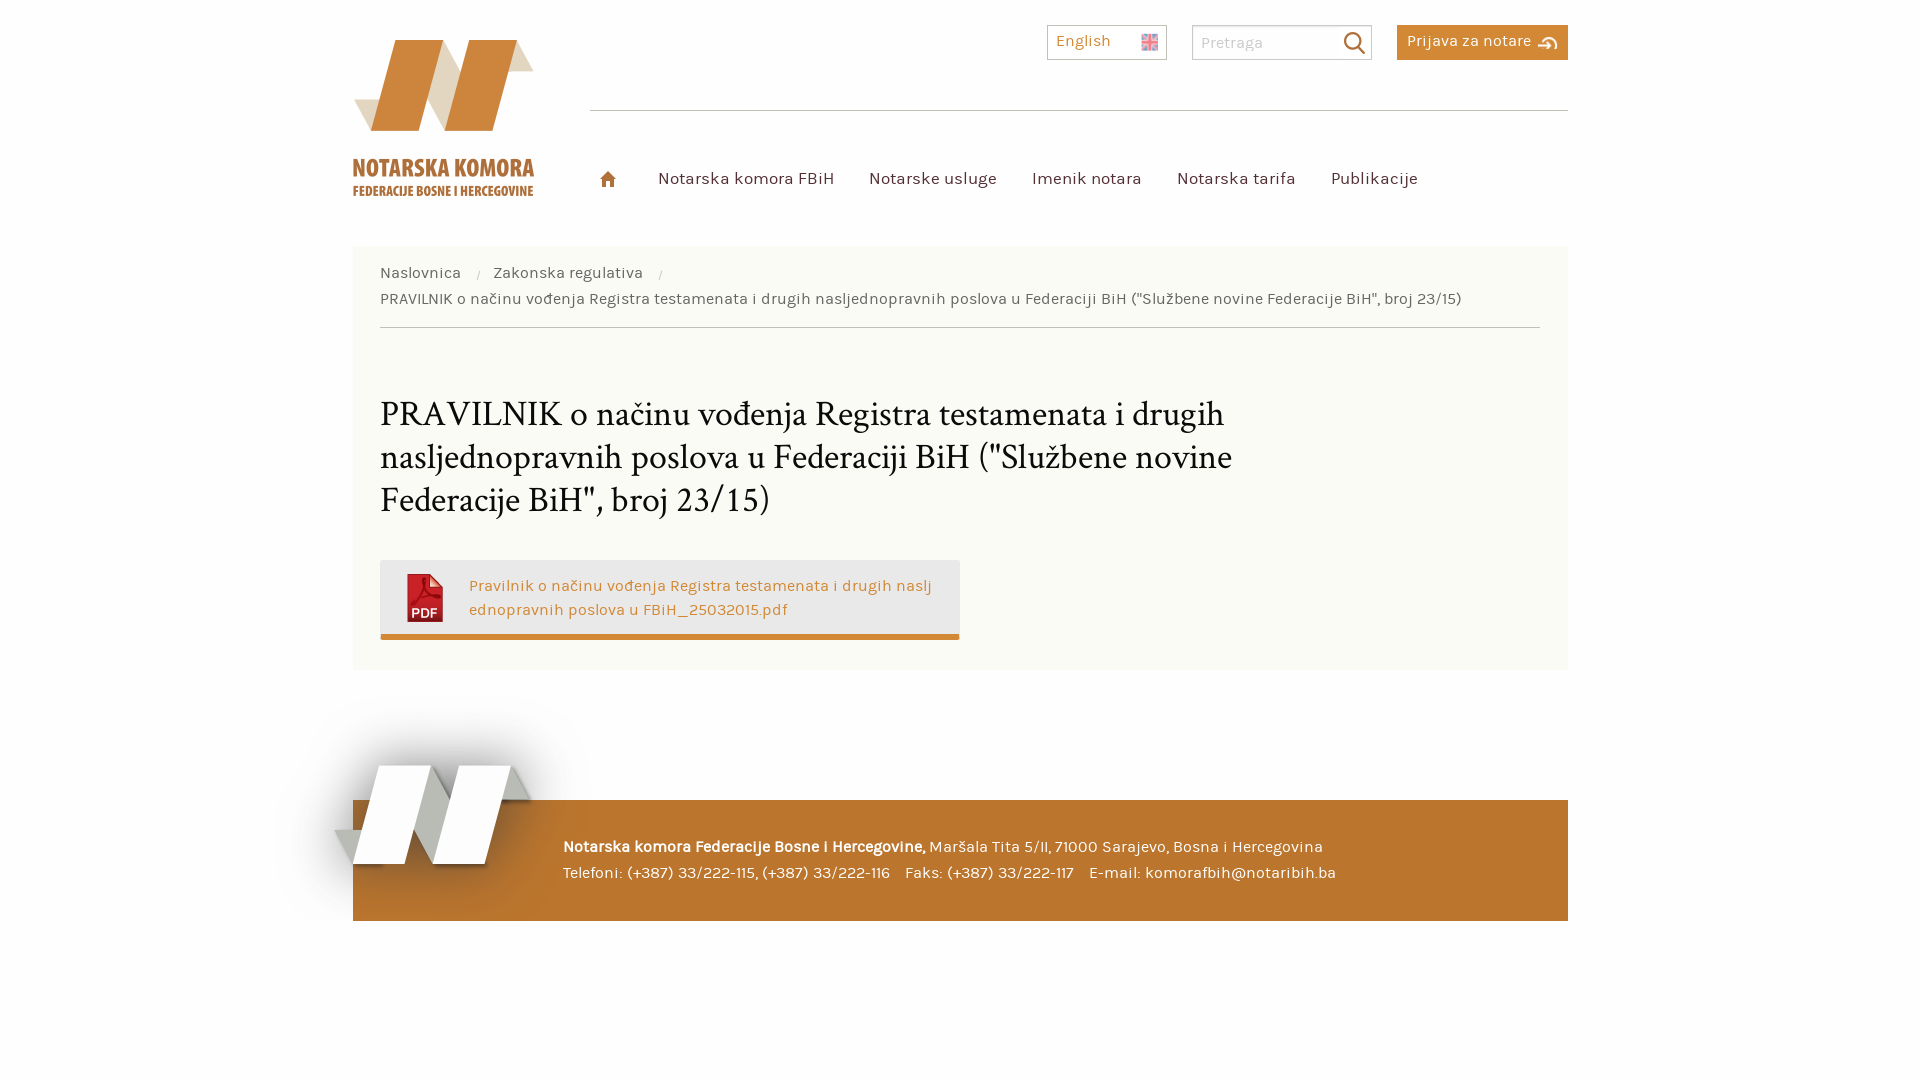 The width and height of the screenshot is (1920, 1080). Describe the element at coordinates (1353, 42) in the screenshot. I see `'Pretraga'` at that location.